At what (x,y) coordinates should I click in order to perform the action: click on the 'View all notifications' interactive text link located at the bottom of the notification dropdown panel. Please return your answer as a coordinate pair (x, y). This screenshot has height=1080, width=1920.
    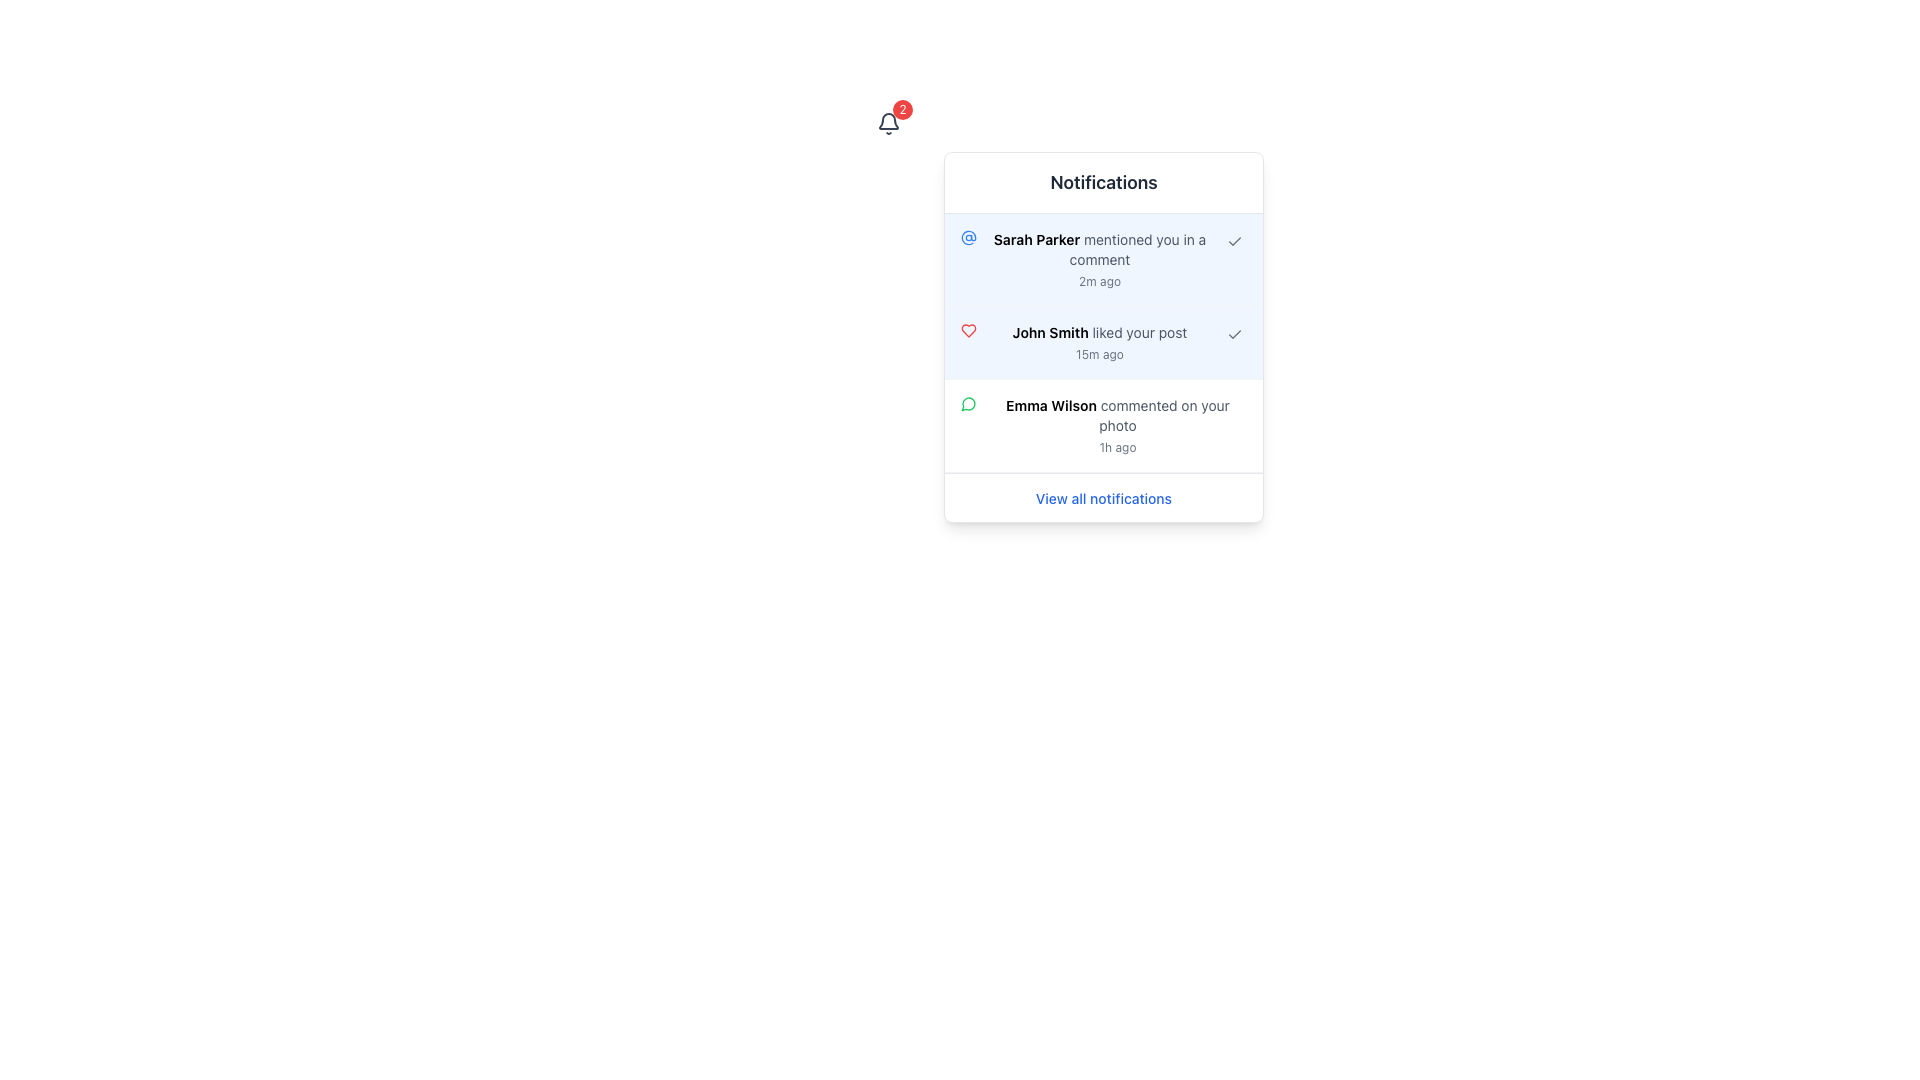
    Looking at the image, I should click on (1103, 496).